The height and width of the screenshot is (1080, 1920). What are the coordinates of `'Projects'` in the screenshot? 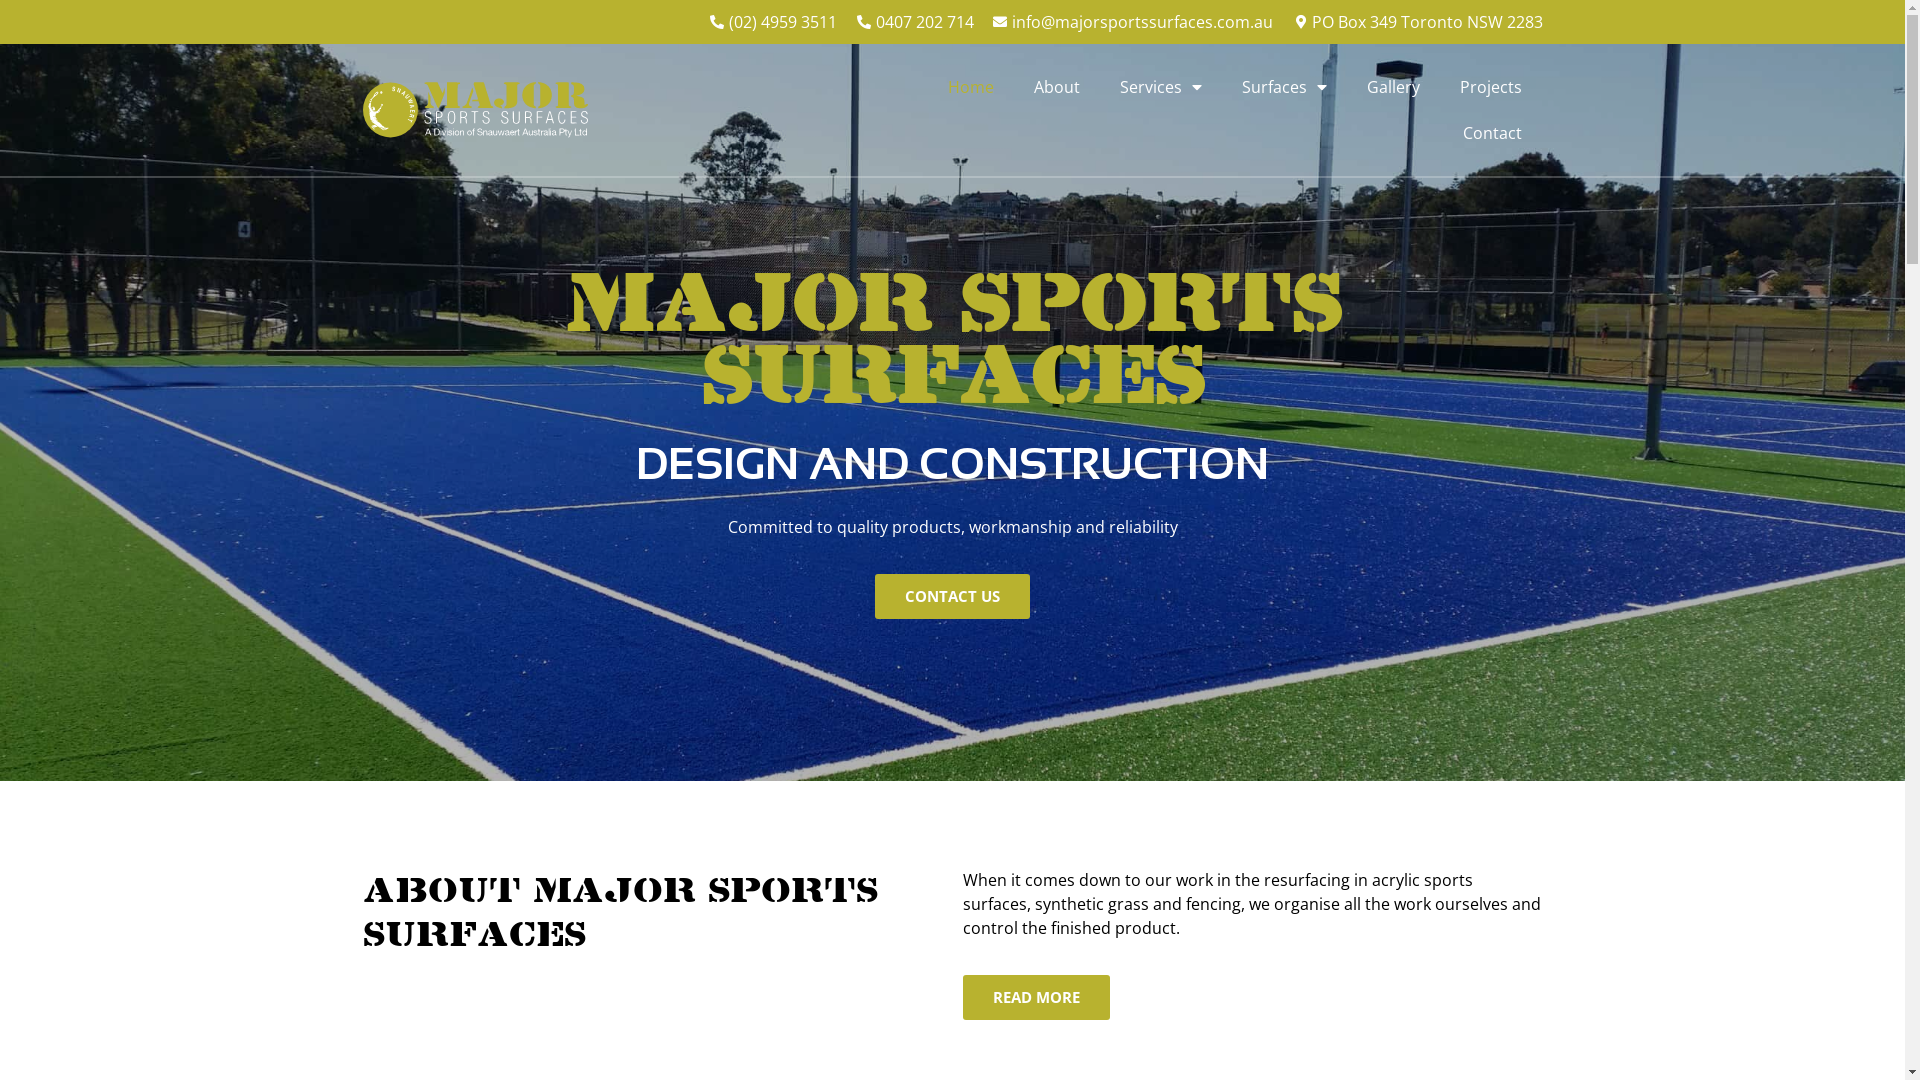 It's located at (1491, 86).